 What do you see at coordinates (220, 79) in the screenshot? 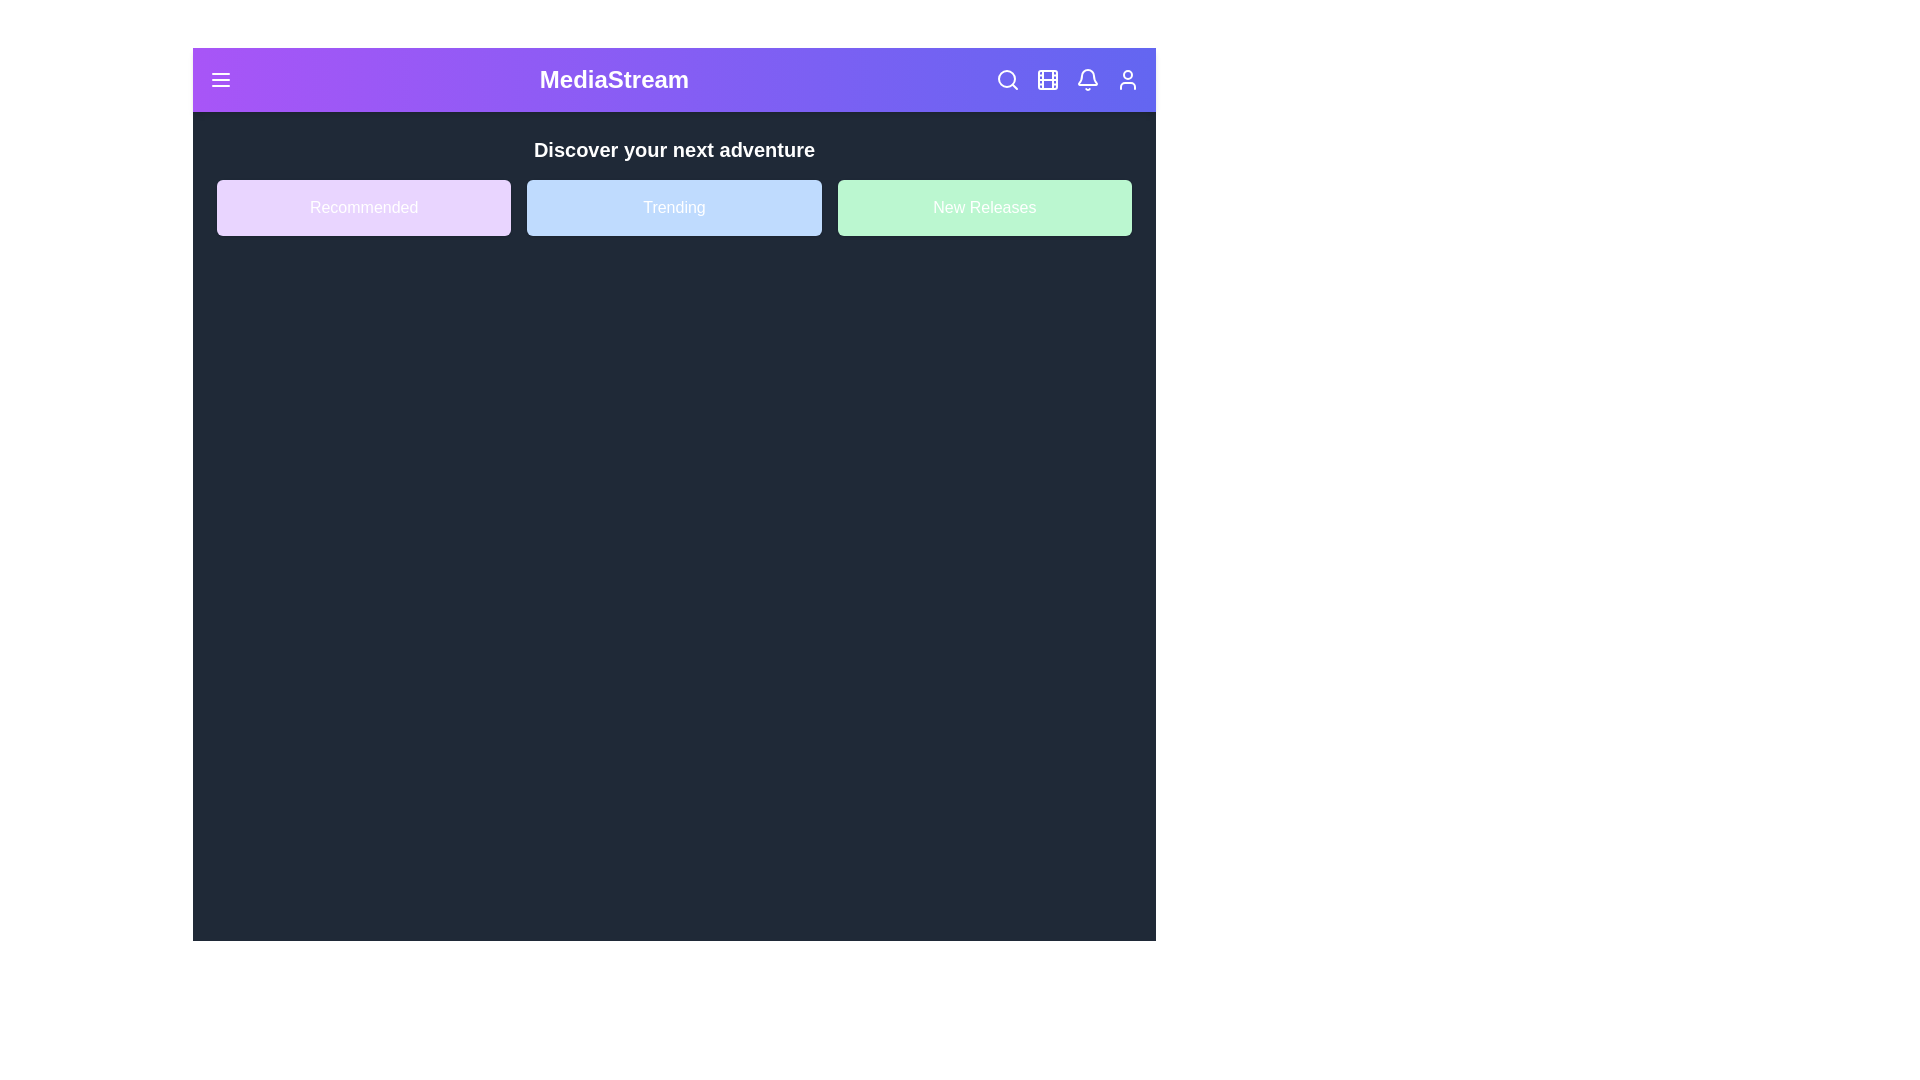
I see `the hamburger button to toggle the menu` at bounding box center [220, 79].